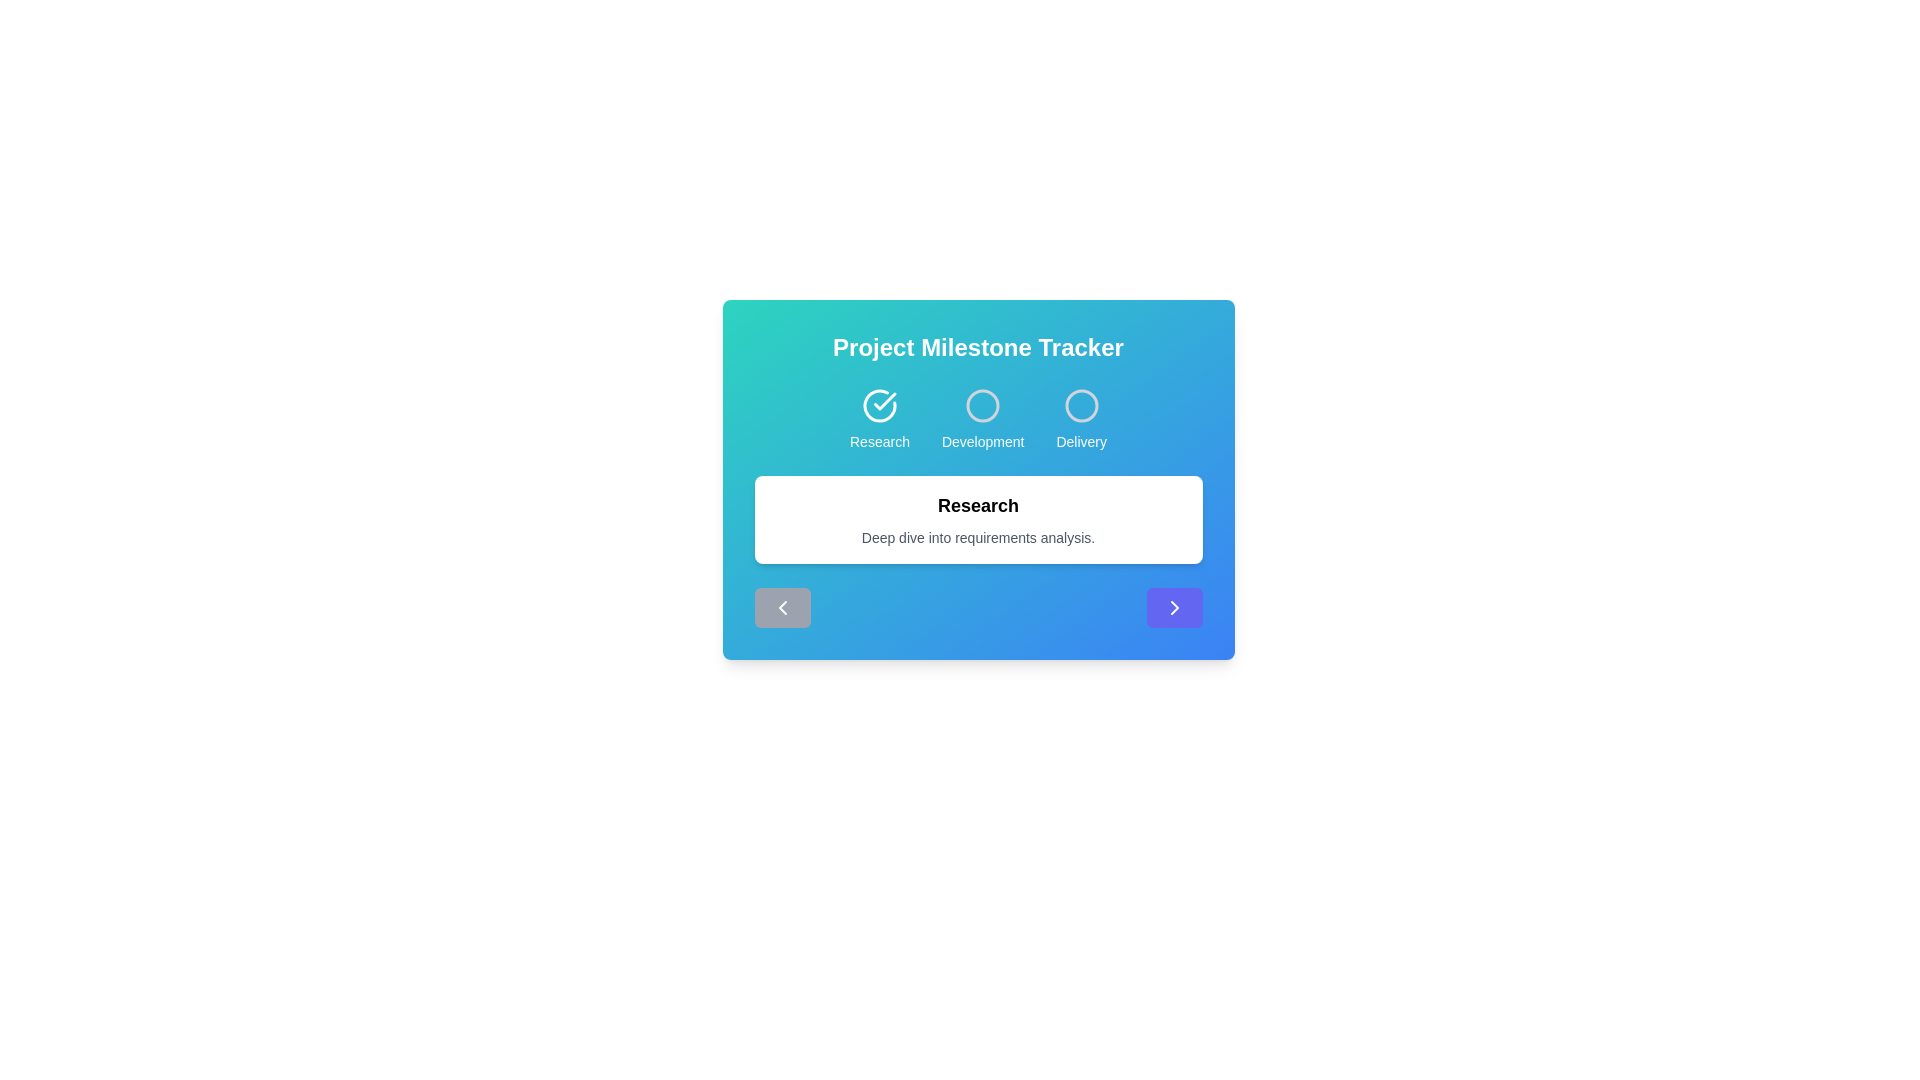  Describe the element at coordinates (1174, 607) in the screenshot. I see `the rightward-pointing chevron icon with a blue background located at the bottom-right of the card interface to proceed to the next section` at that location.